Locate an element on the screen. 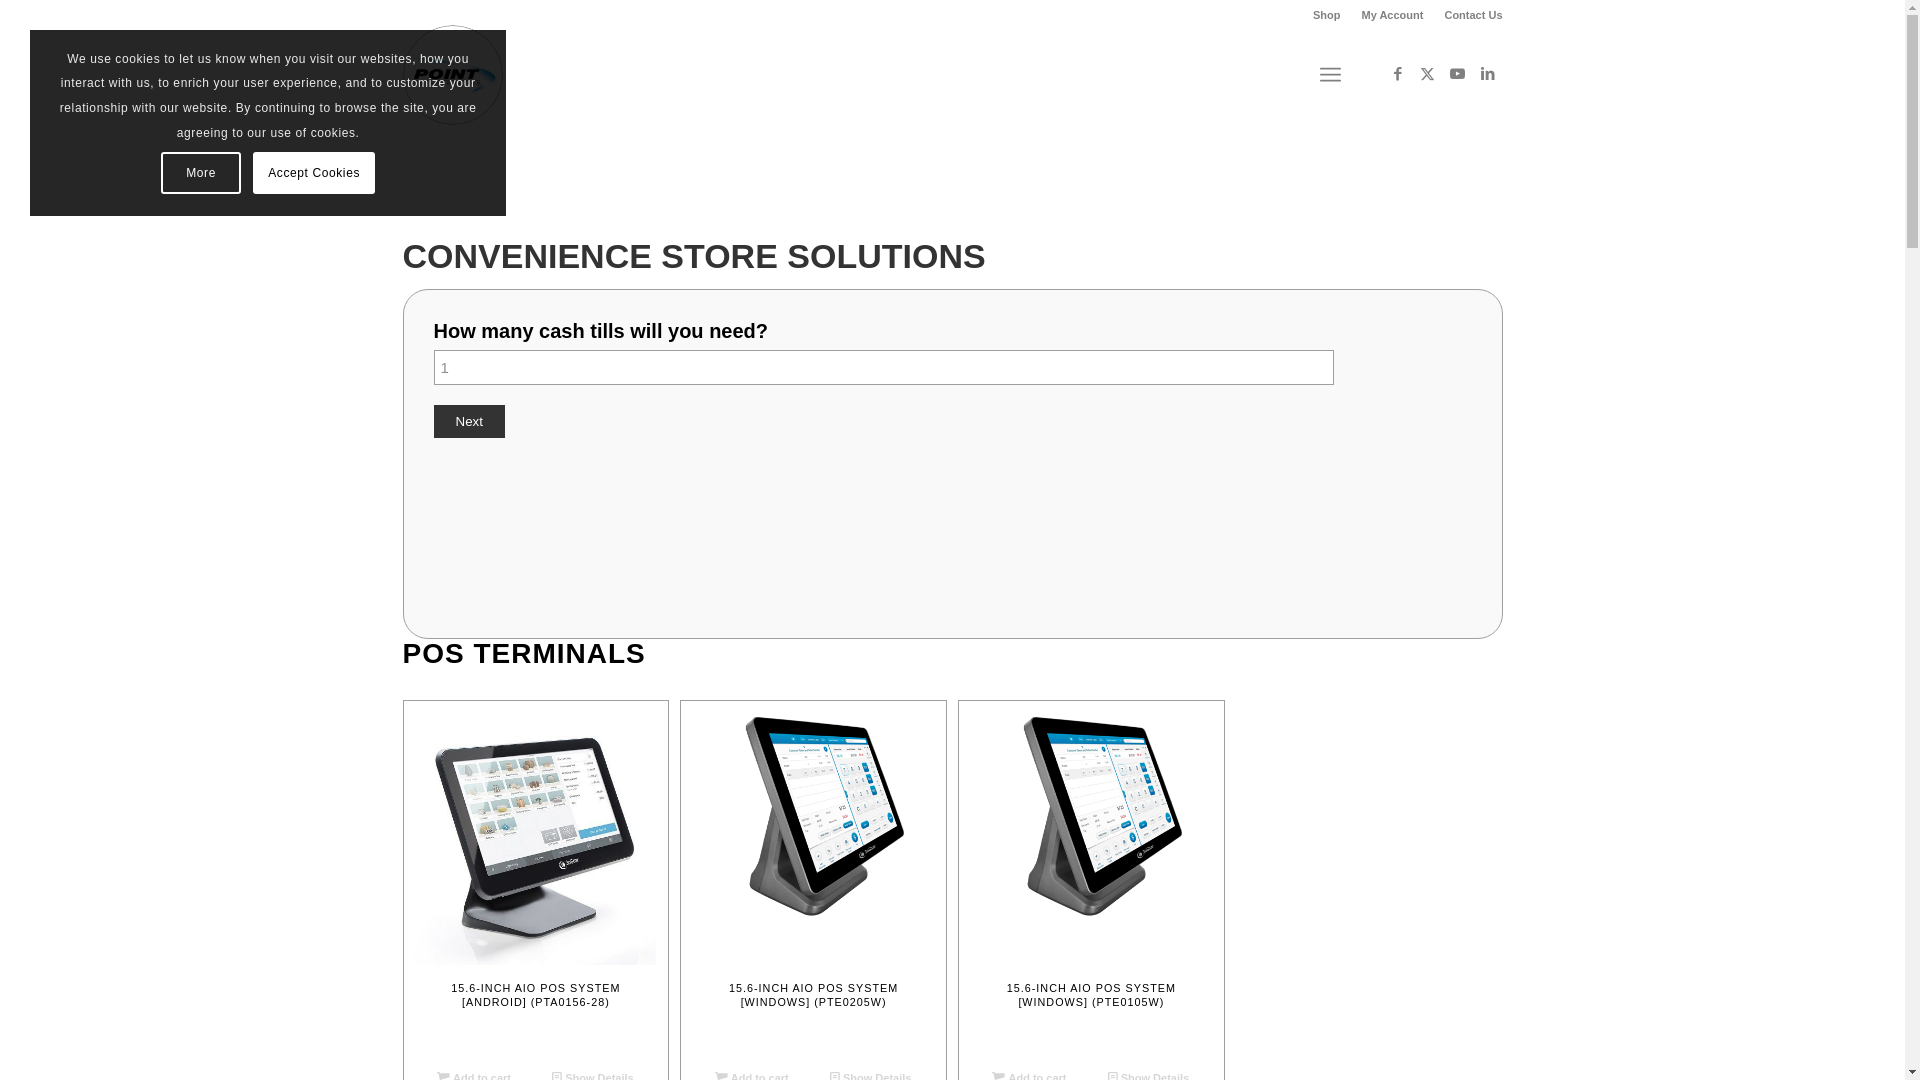 This screenshot has width=1920, height=1080. 'Accept Cookies' is located at coordinates (312, 172).